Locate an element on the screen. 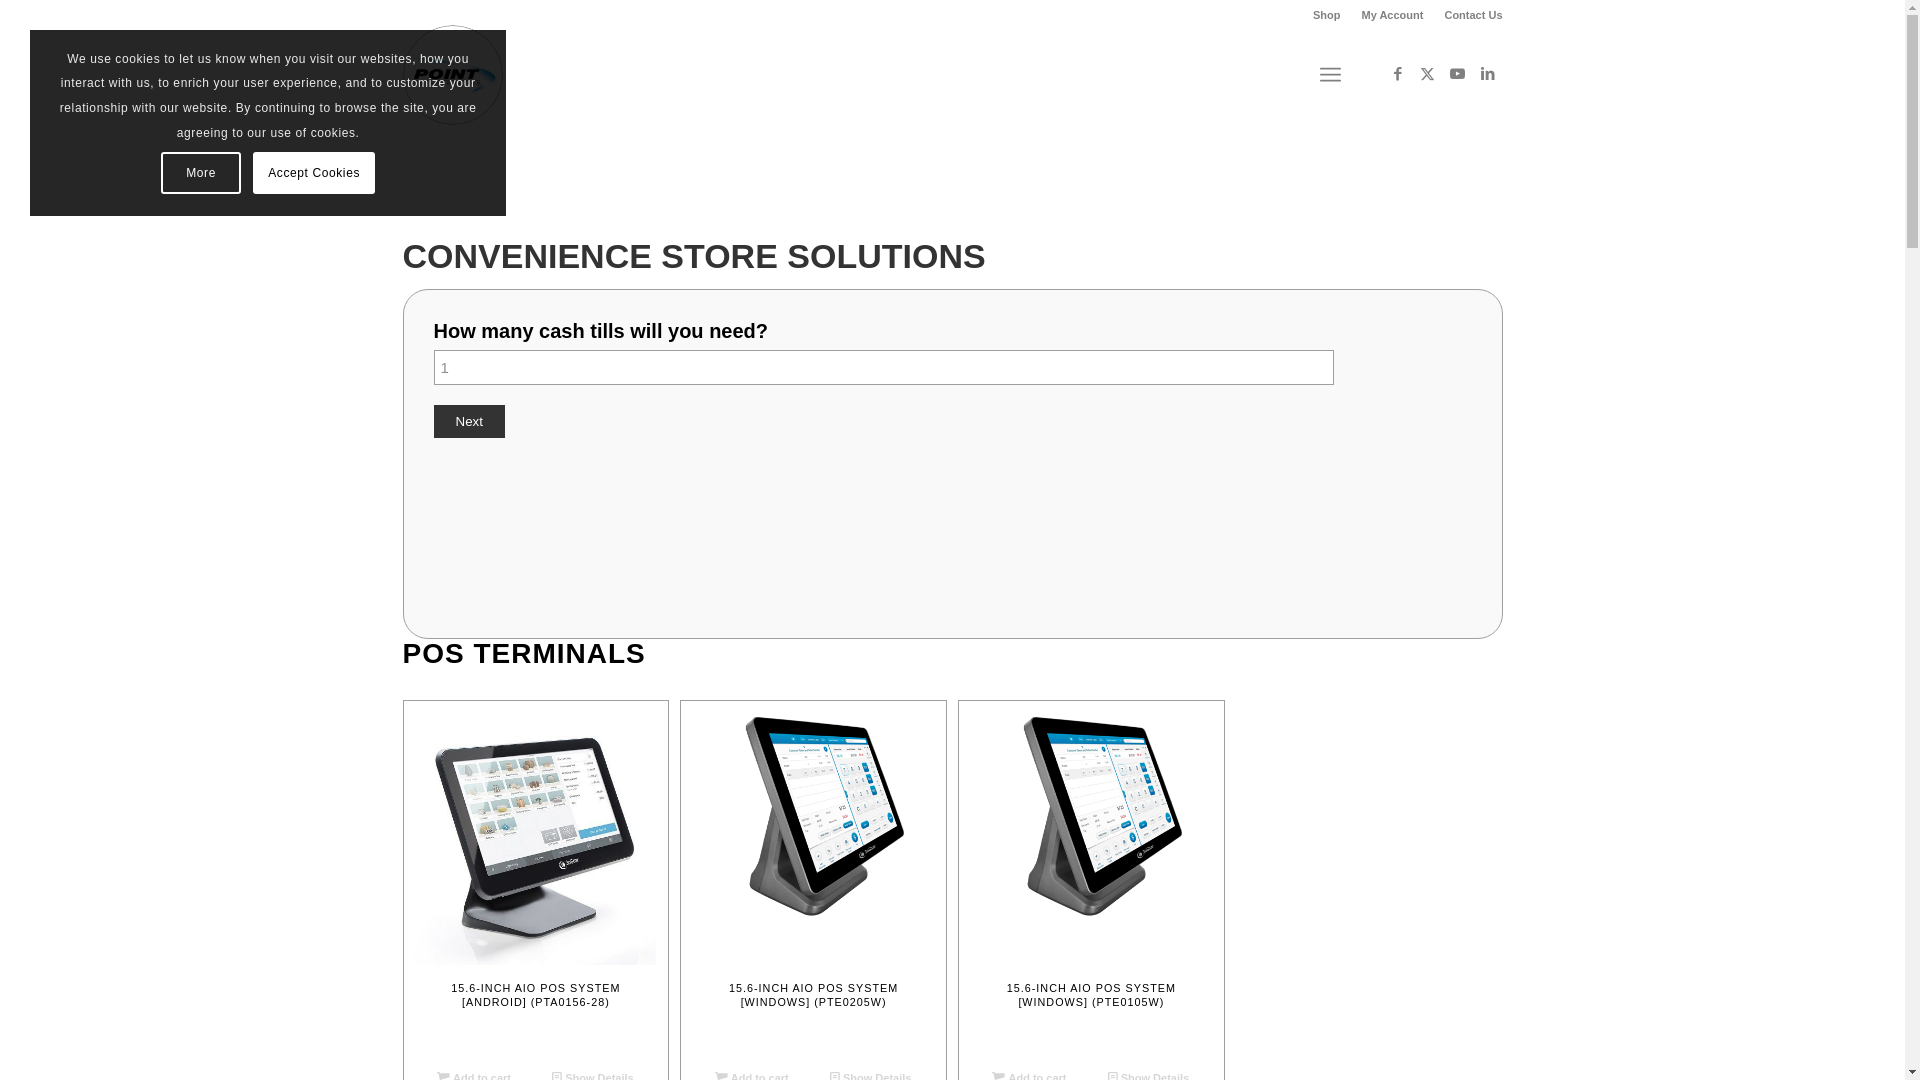 This screenshot has width=1920, height=1080. 'Accept Cookies' is located at coordinates (312, 172).